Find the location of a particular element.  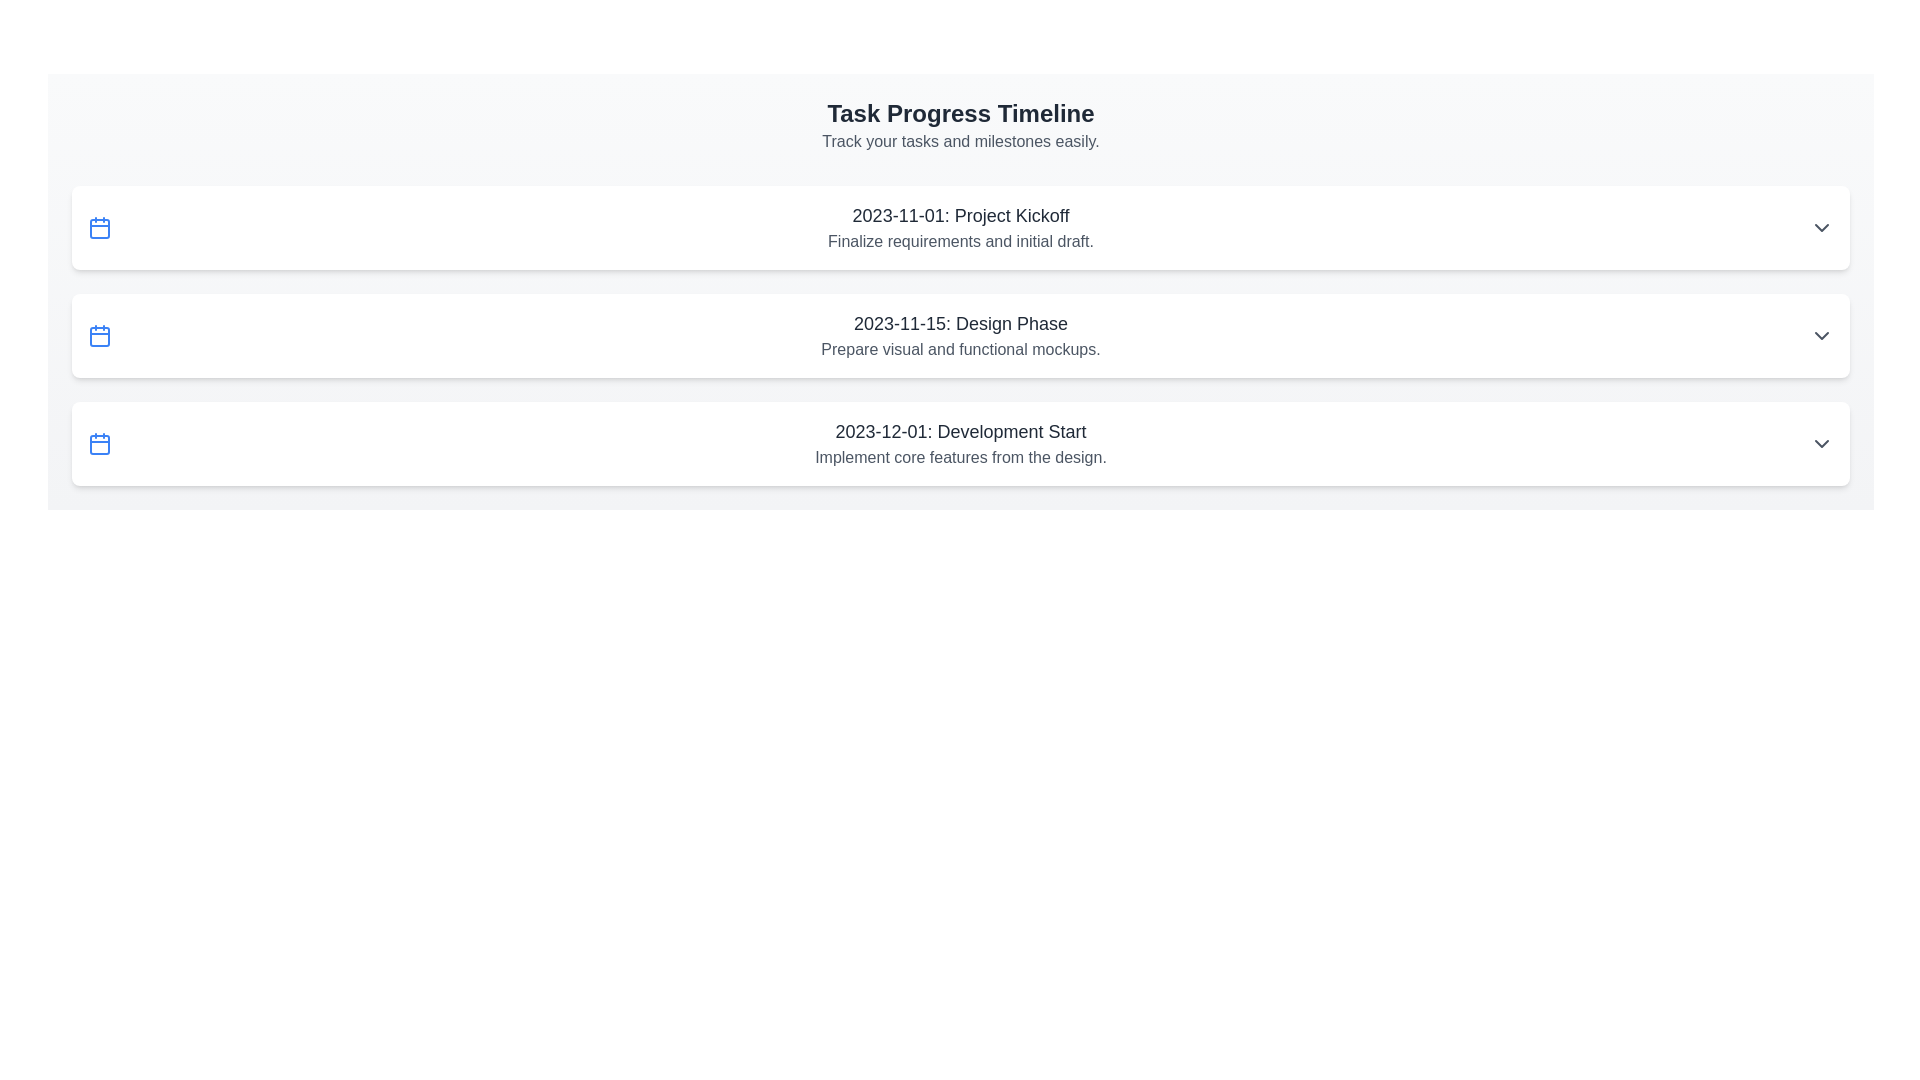

the text of the third timeline item element that displays information about an event is located at coordinates (960, 442).